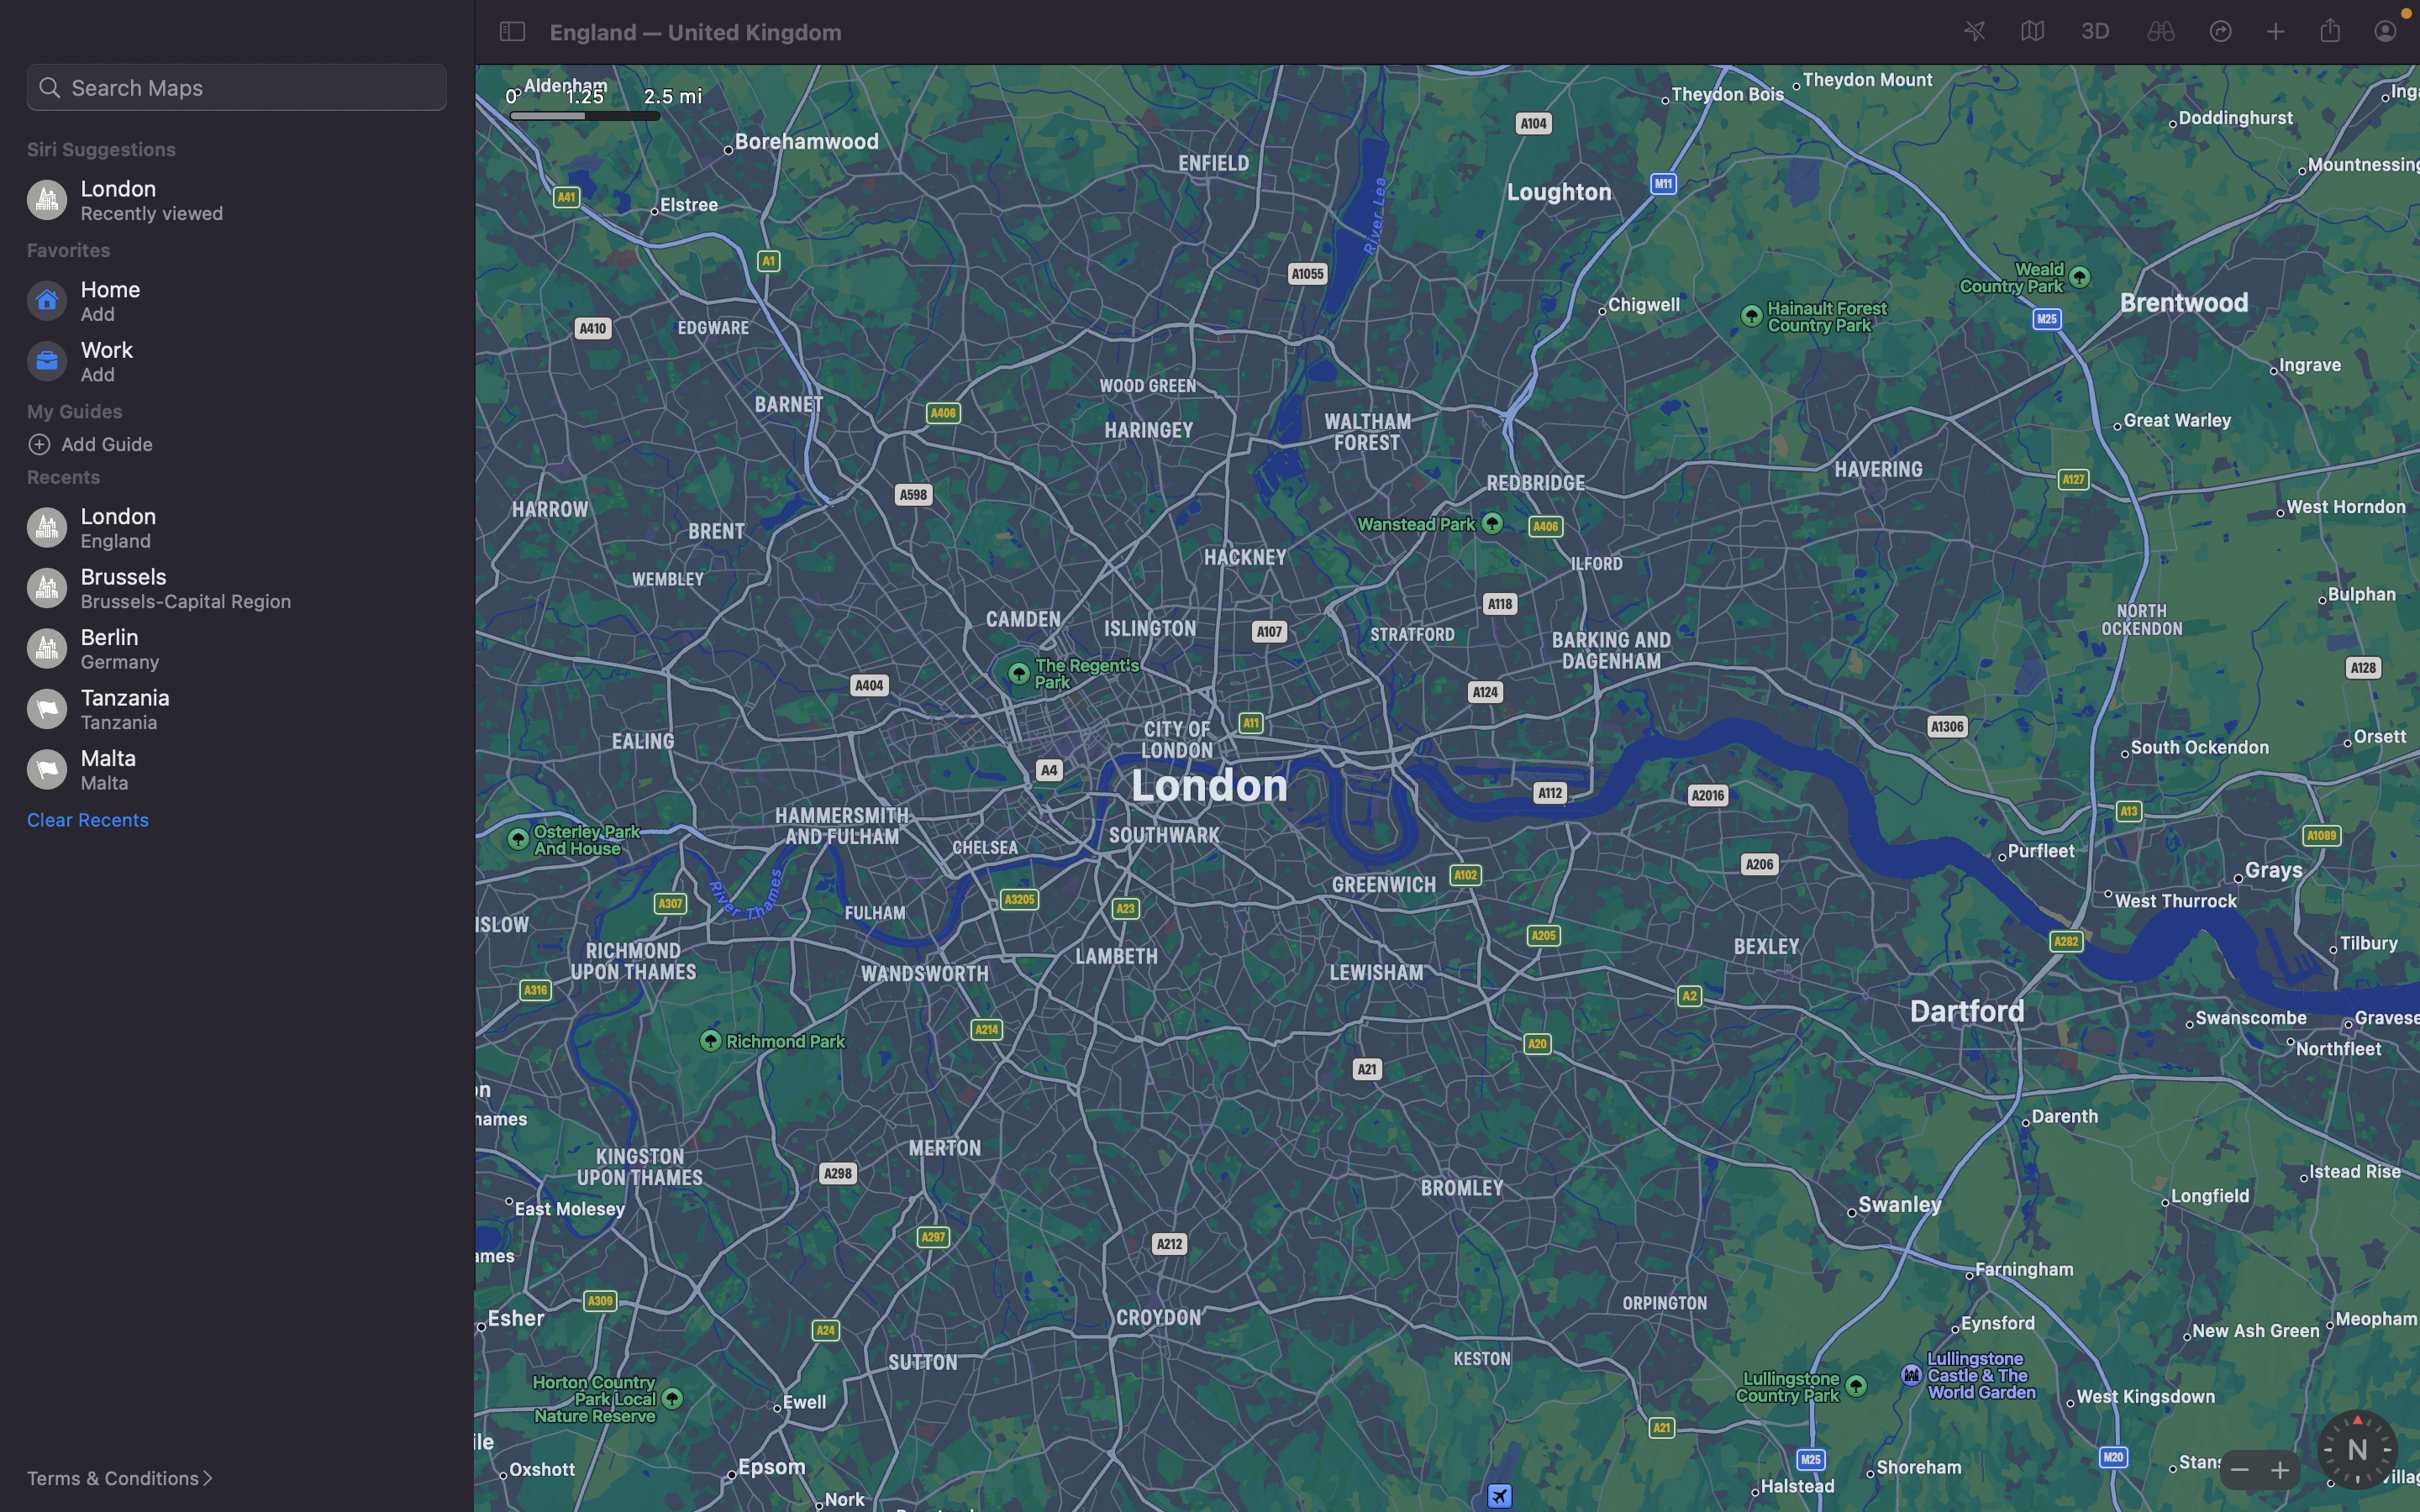  Describe the element at coordinates (242, 362) in the screenshot. I see `Incorporate a fresh work site` at that location.